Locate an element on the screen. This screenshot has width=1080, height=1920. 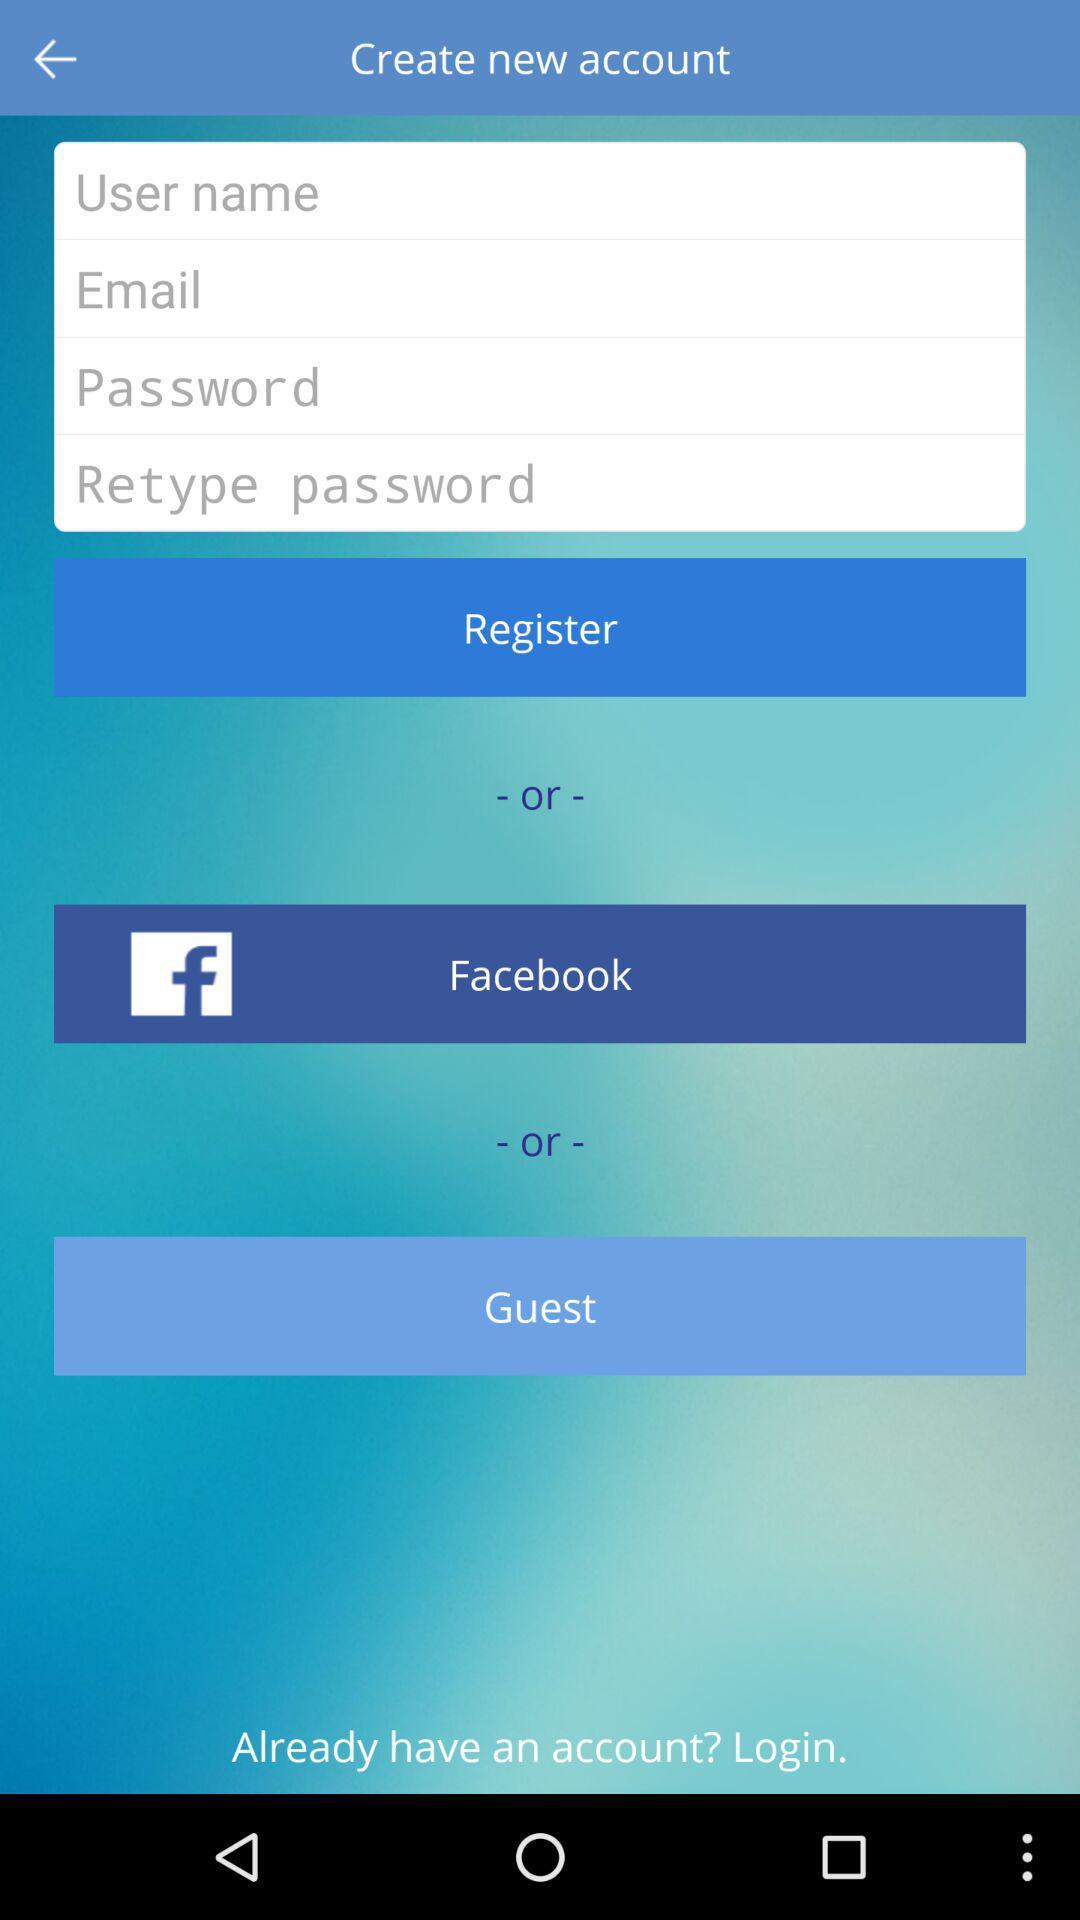
coloque aqui o seu nome is located at coordinates (540, 190).